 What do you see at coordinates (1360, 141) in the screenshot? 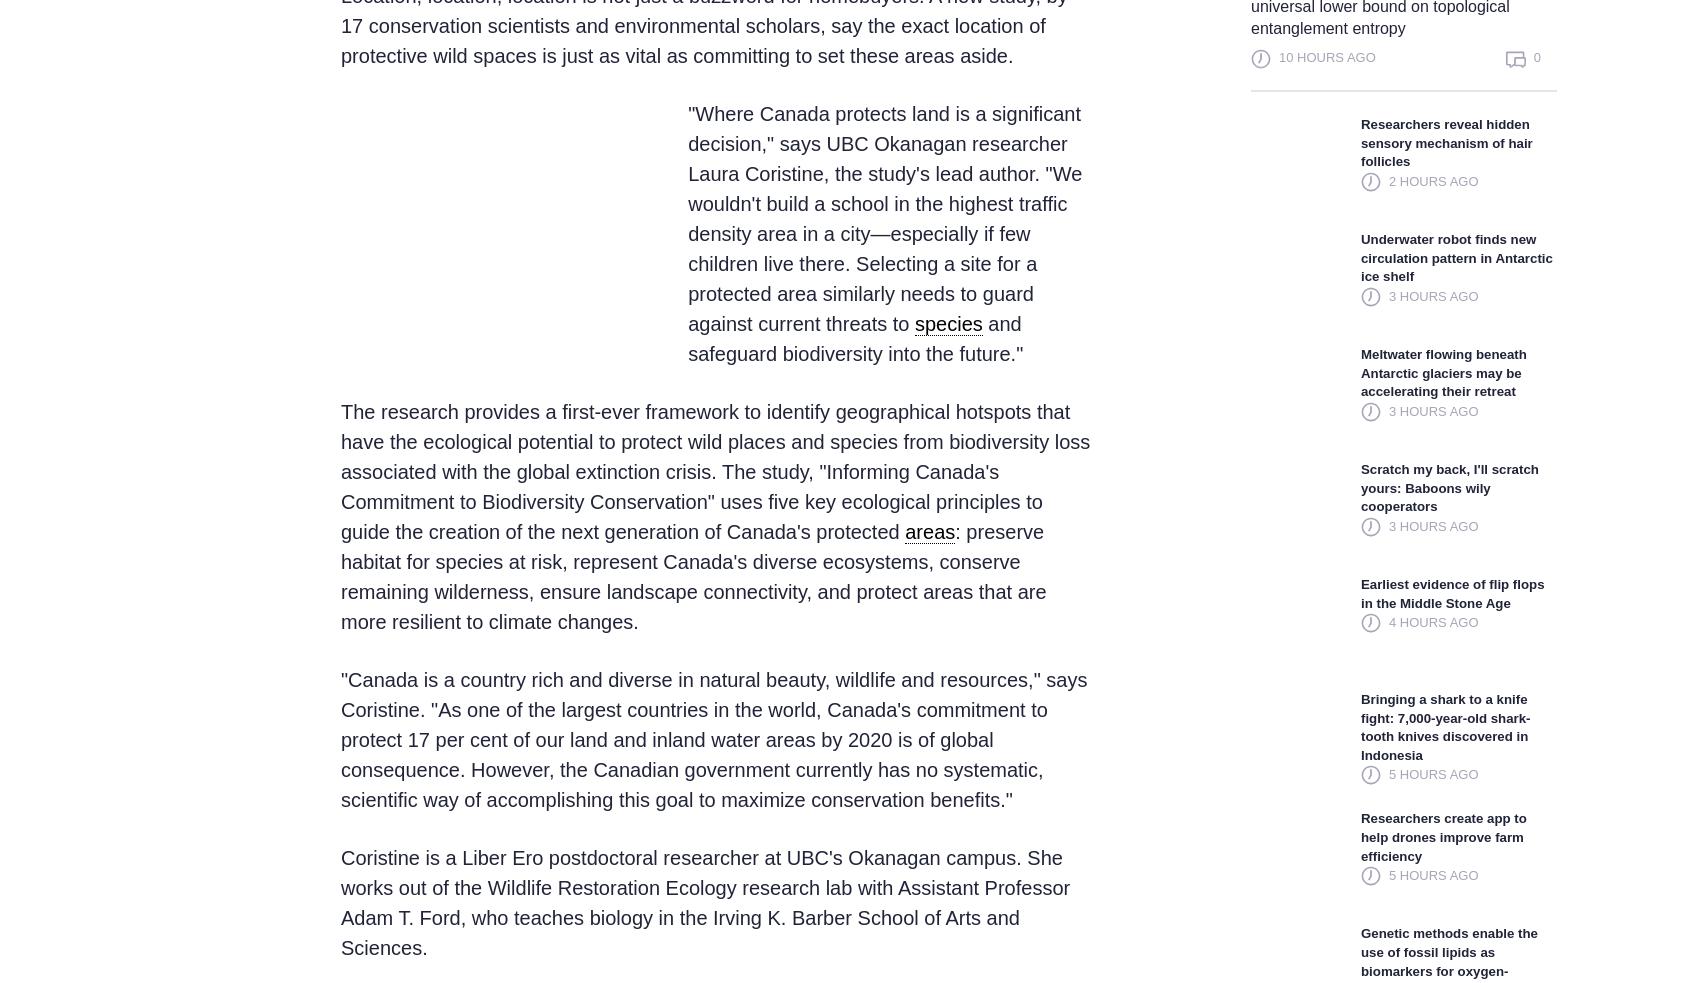
I see `'Researchers reveal hidden sensory mechanism of hair follicles'` at bounding box center [1360, 141].